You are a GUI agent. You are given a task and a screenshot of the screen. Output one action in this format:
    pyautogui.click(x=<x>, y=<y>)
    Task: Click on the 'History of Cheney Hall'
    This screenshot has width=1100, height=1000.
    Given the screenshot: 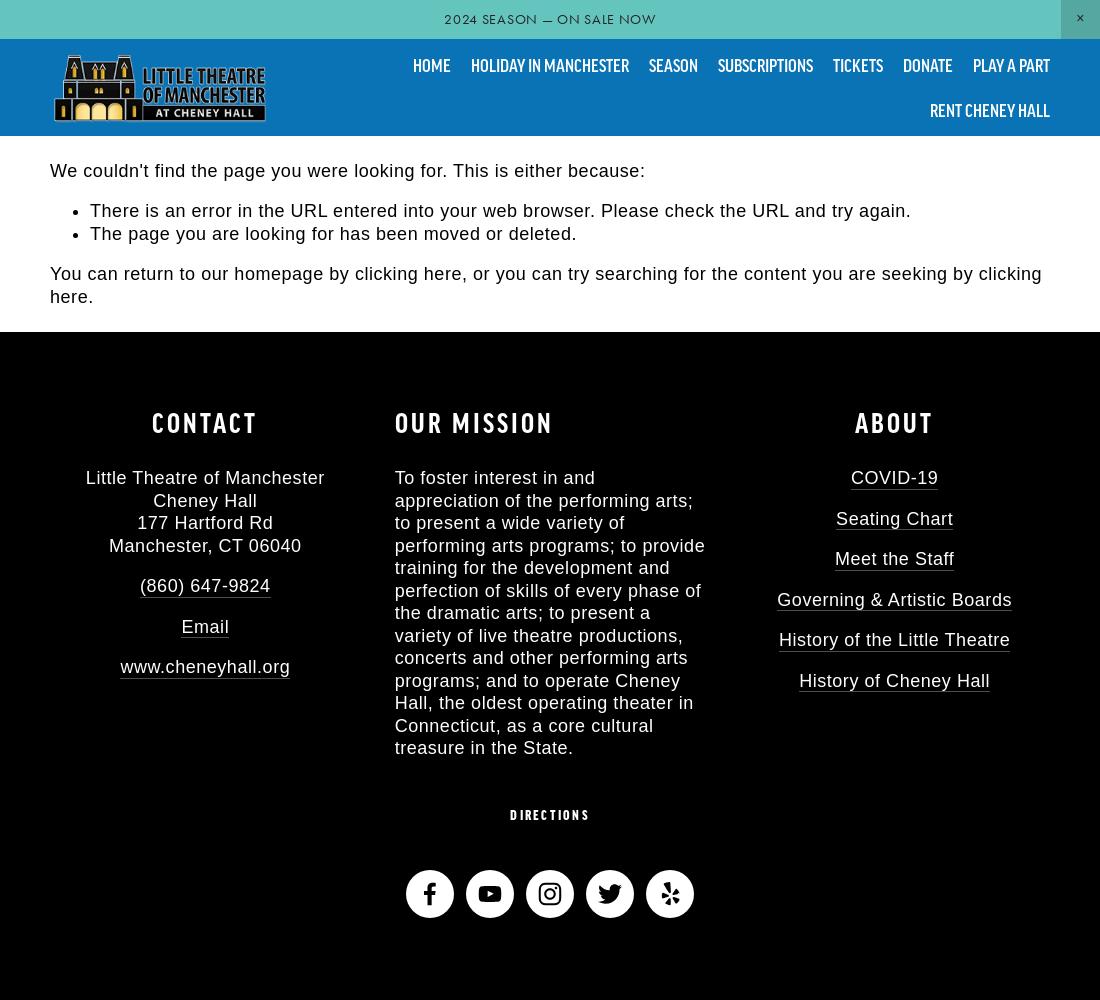 What is the action you would take?
    pyautogui.click(x=893, y=680)
    